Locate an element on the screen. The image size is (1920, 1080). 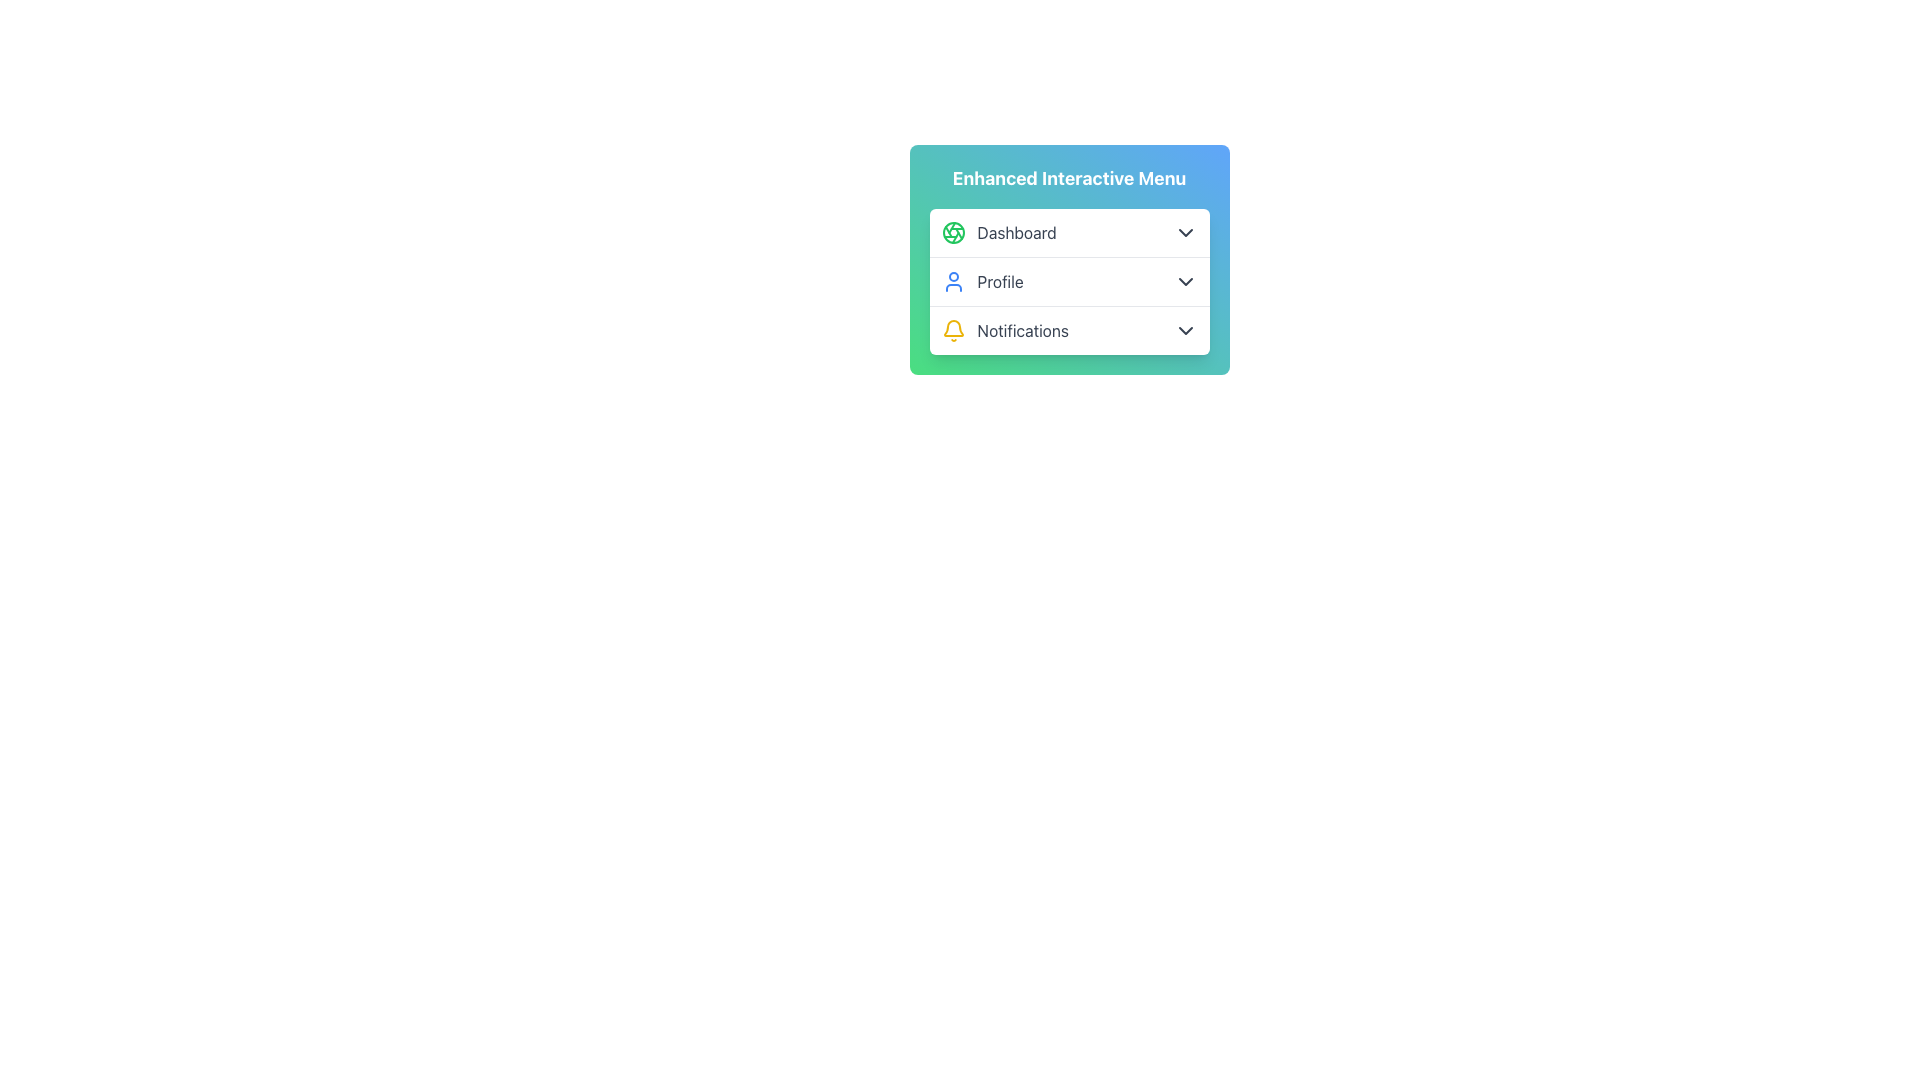
the downward-pointing chevron icon located at the top-right corner of the 'Profile' row in the vertical menu is located at coordinates (1185, 281).